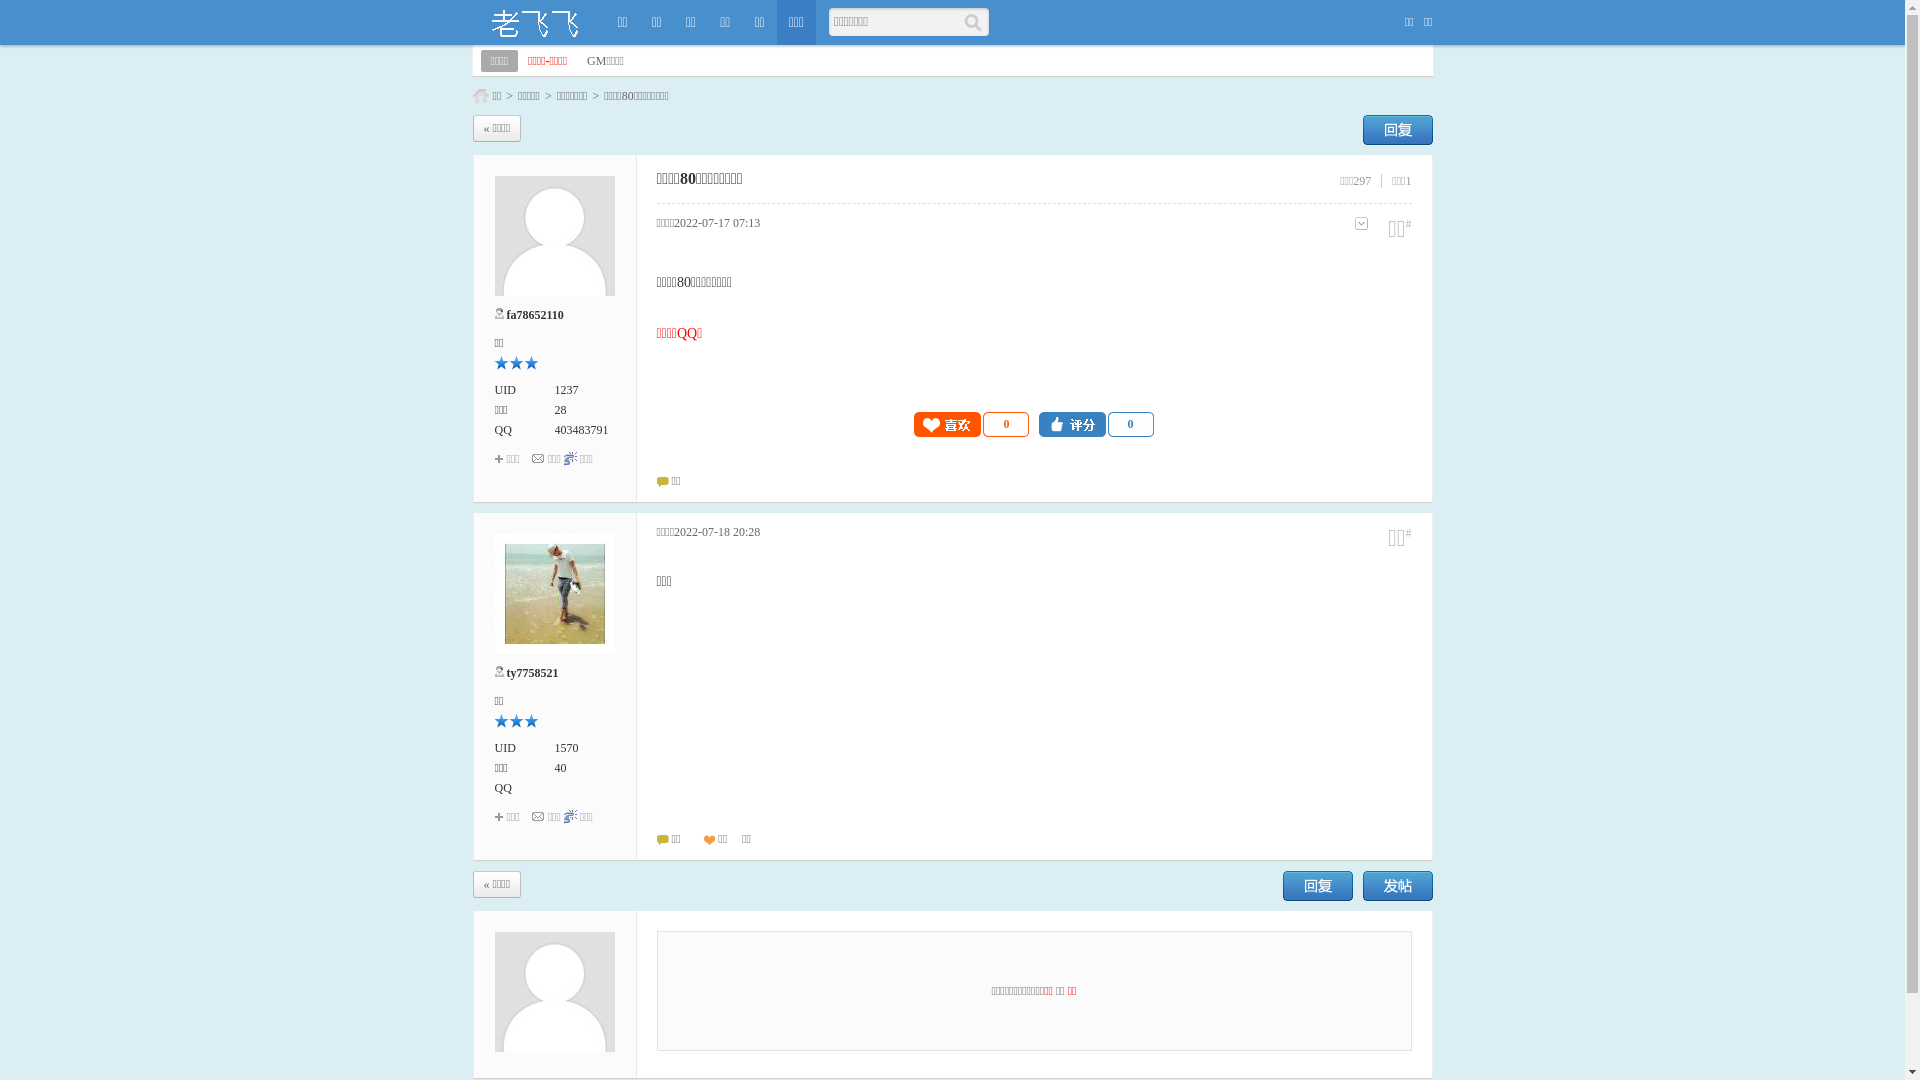  What do you see at coordinates (1095, 423) in the screenshot?
I see `'0'` at bounding box center [1095, 423].